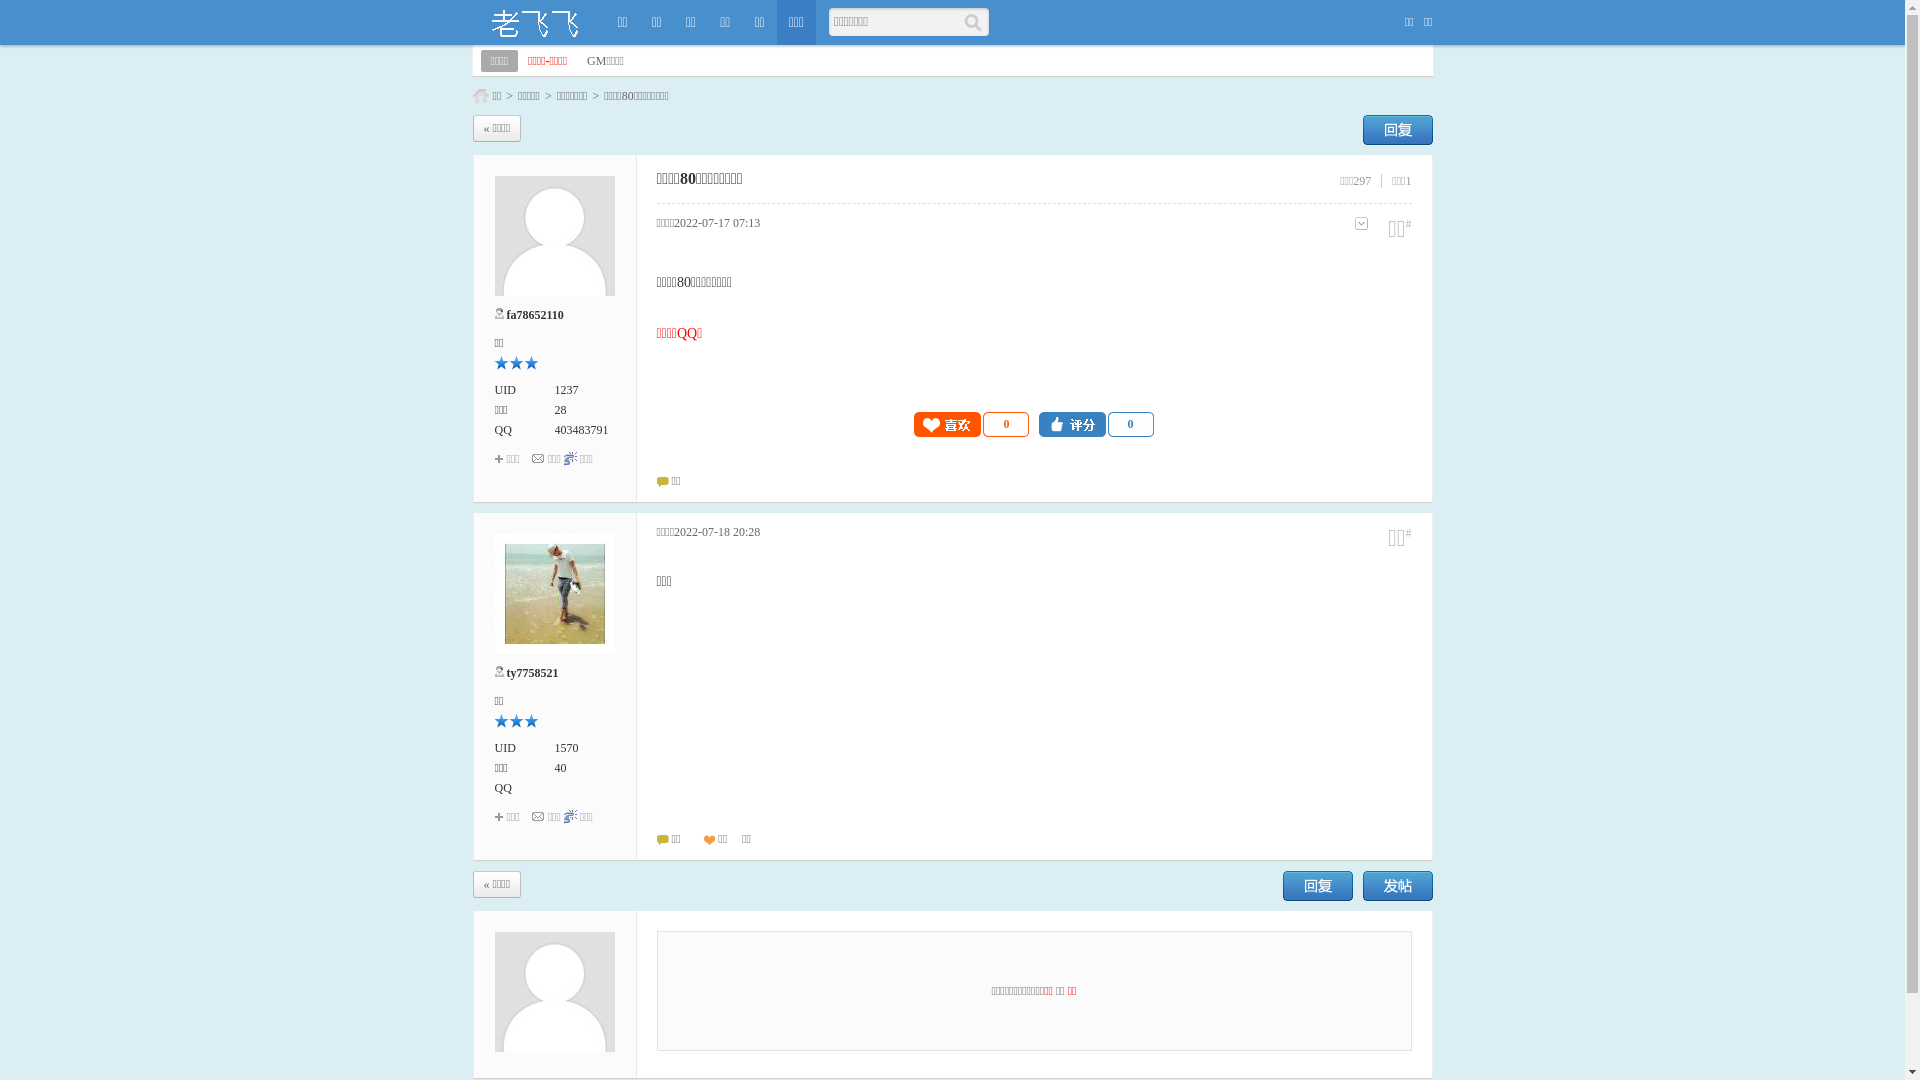  What do you see at coordinates (1095, 423) in the screenshot?
I see `'0'` at bounding box center [1095, 423].